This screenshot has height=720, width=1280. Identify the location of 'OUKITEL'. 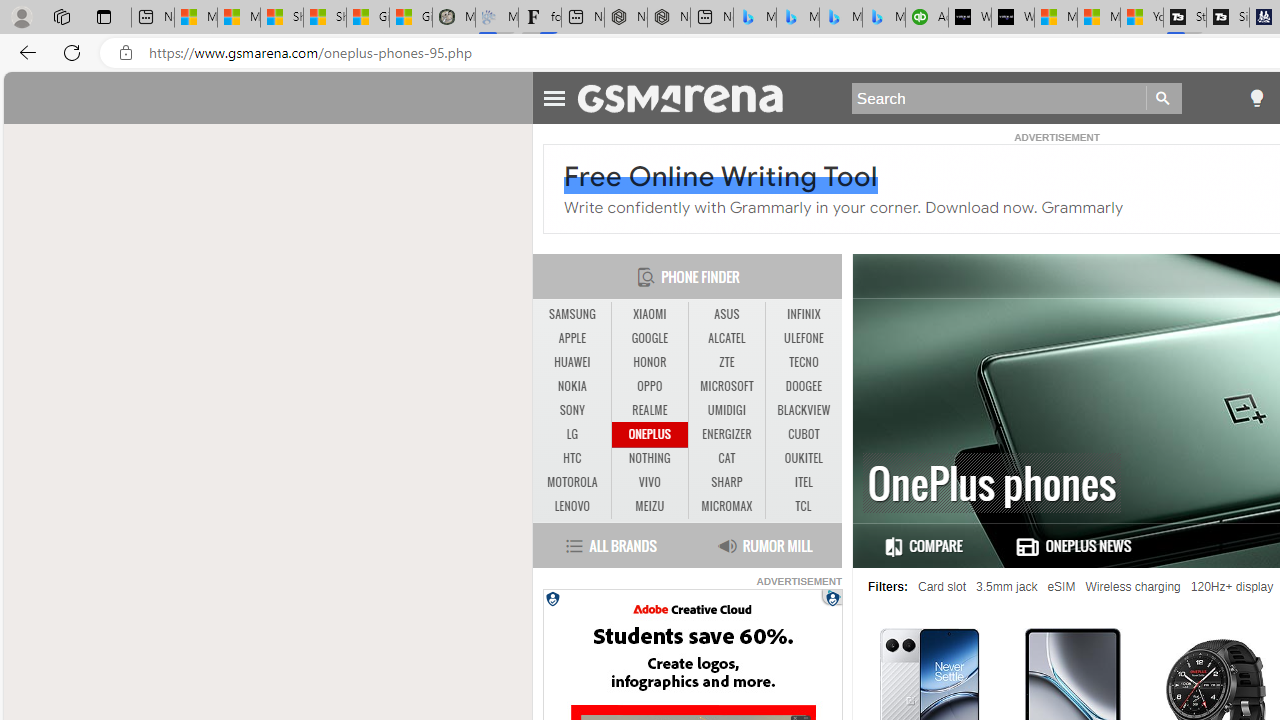
(803, 458).